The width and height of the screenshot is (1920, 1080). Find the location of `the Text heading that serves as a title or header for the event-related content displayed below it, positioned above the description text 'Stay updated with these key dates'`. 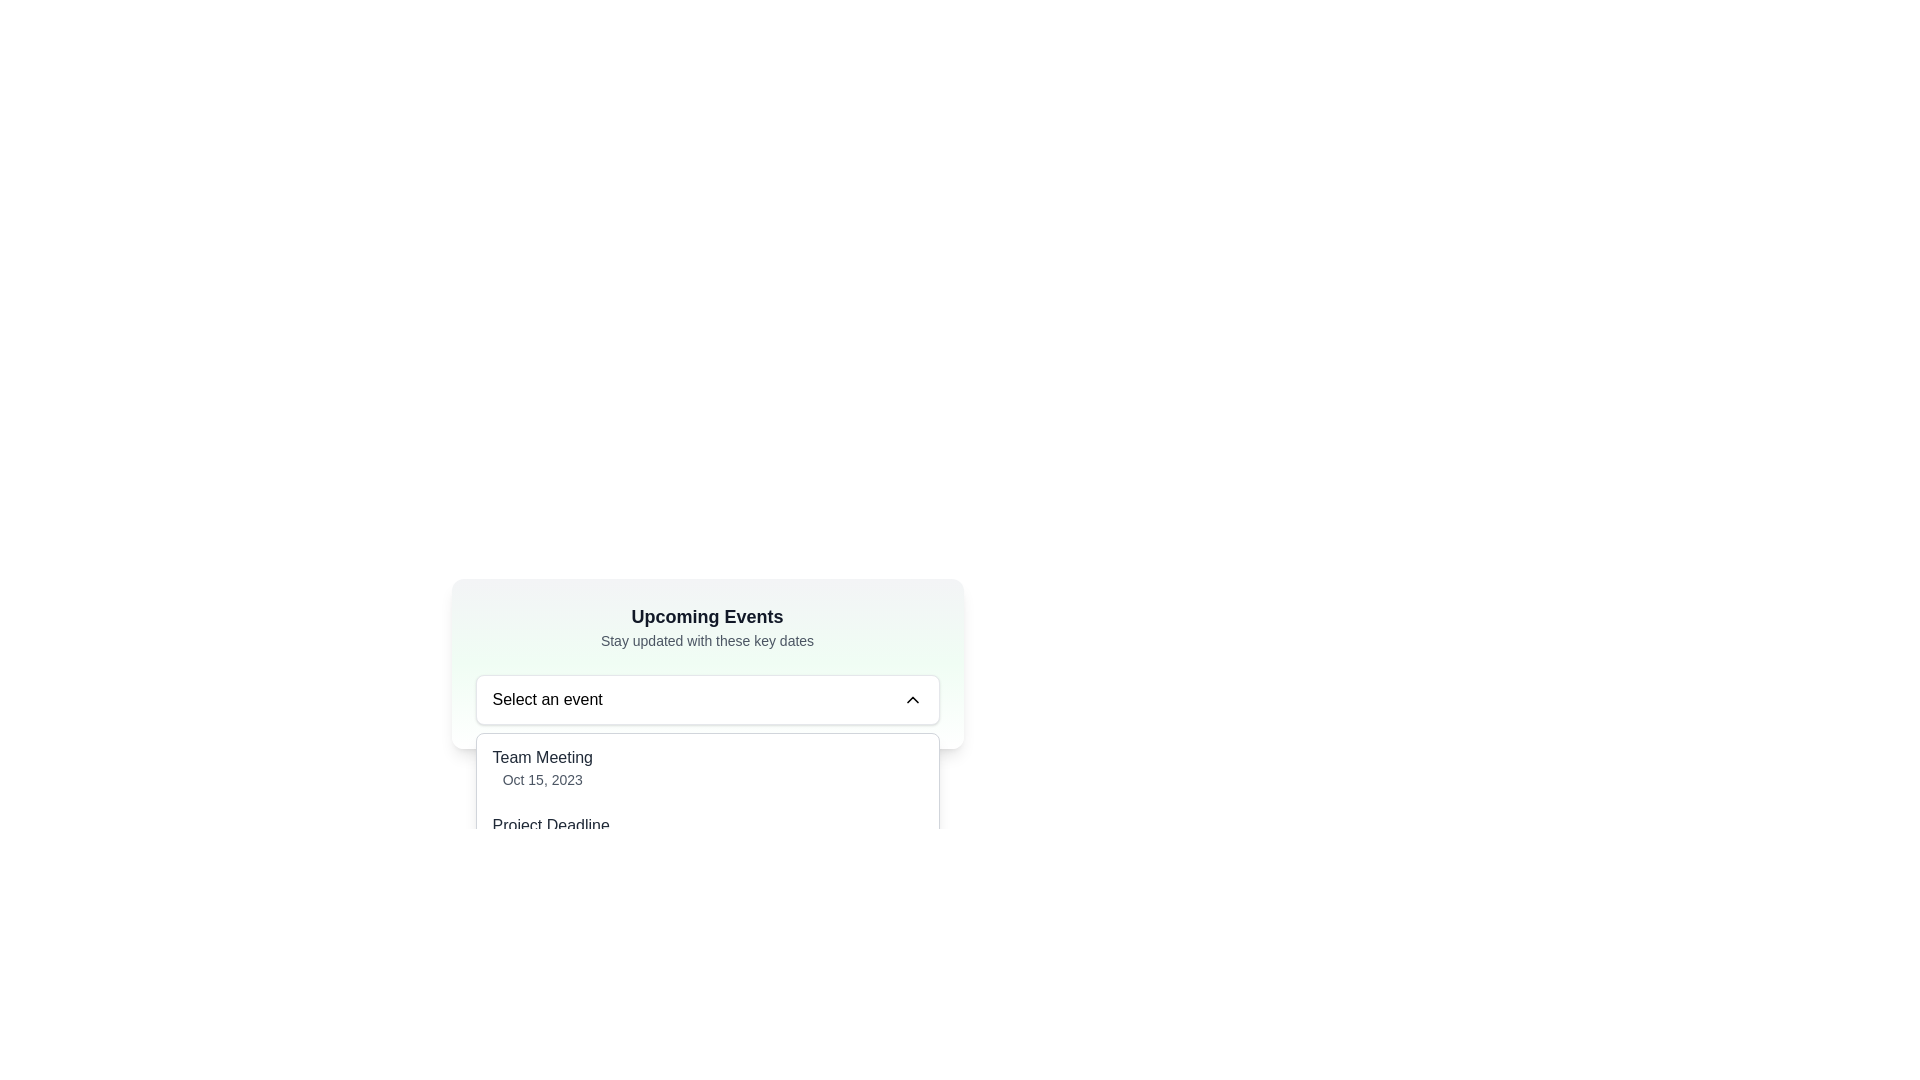

the Text heading that serves as a title or header for the event-related content displayed below it, positioned above the description text 'Stay updated with these key dates' is located at coordinates (707, 616).